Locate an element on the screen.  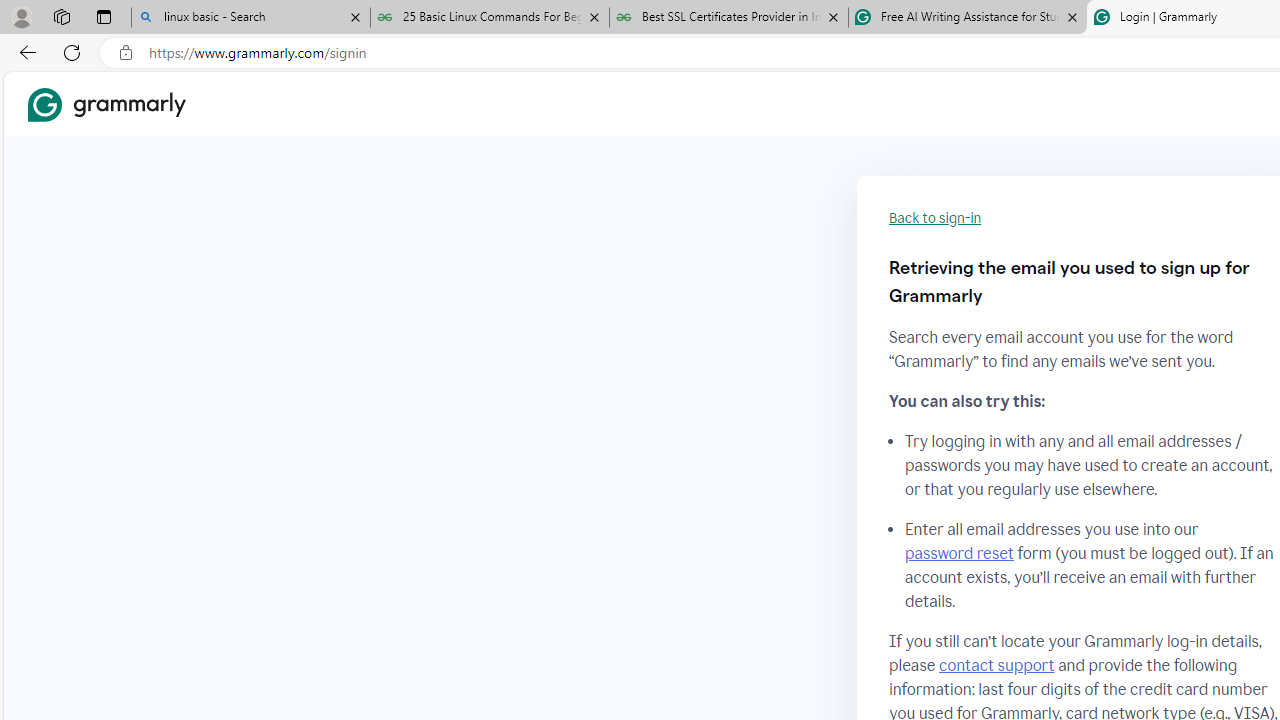
'contact support' is located at coordinates (997, 665).